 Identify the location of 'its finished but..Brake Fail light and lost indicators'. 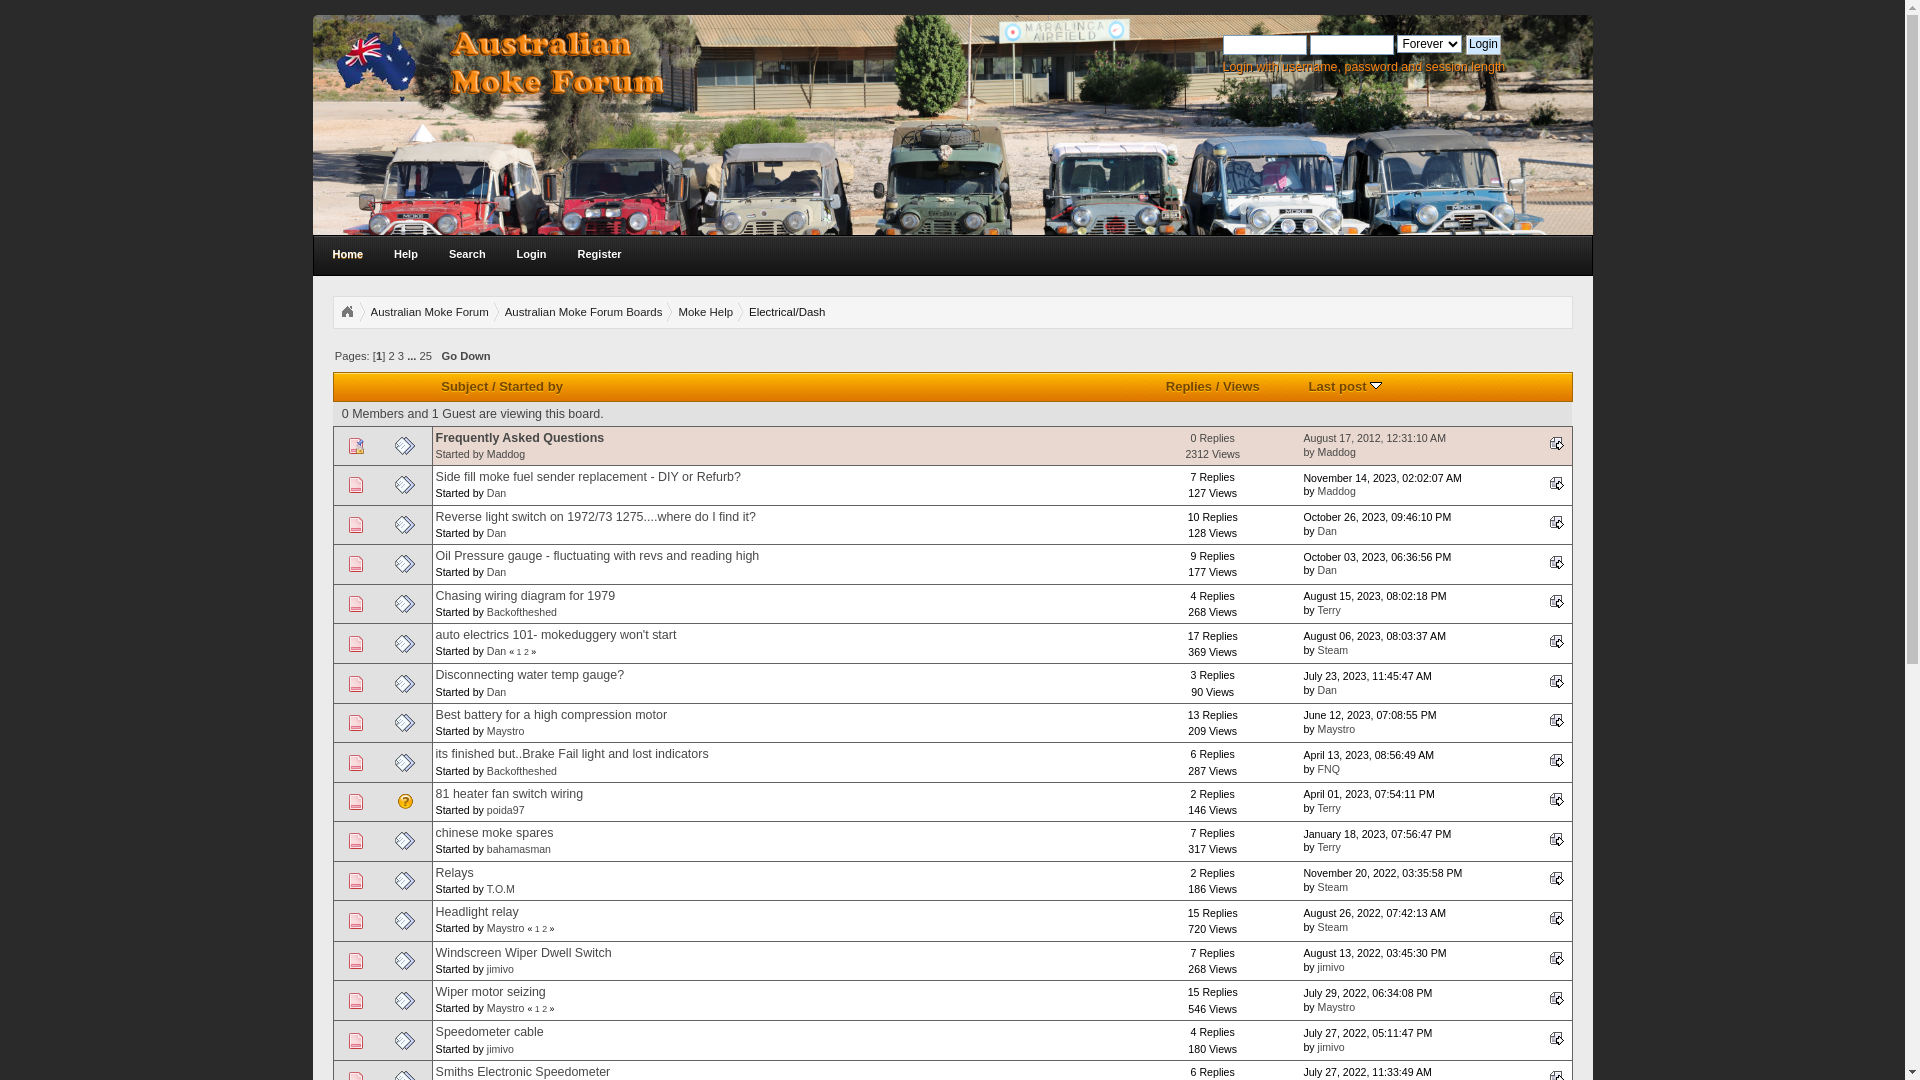
(571, 753).